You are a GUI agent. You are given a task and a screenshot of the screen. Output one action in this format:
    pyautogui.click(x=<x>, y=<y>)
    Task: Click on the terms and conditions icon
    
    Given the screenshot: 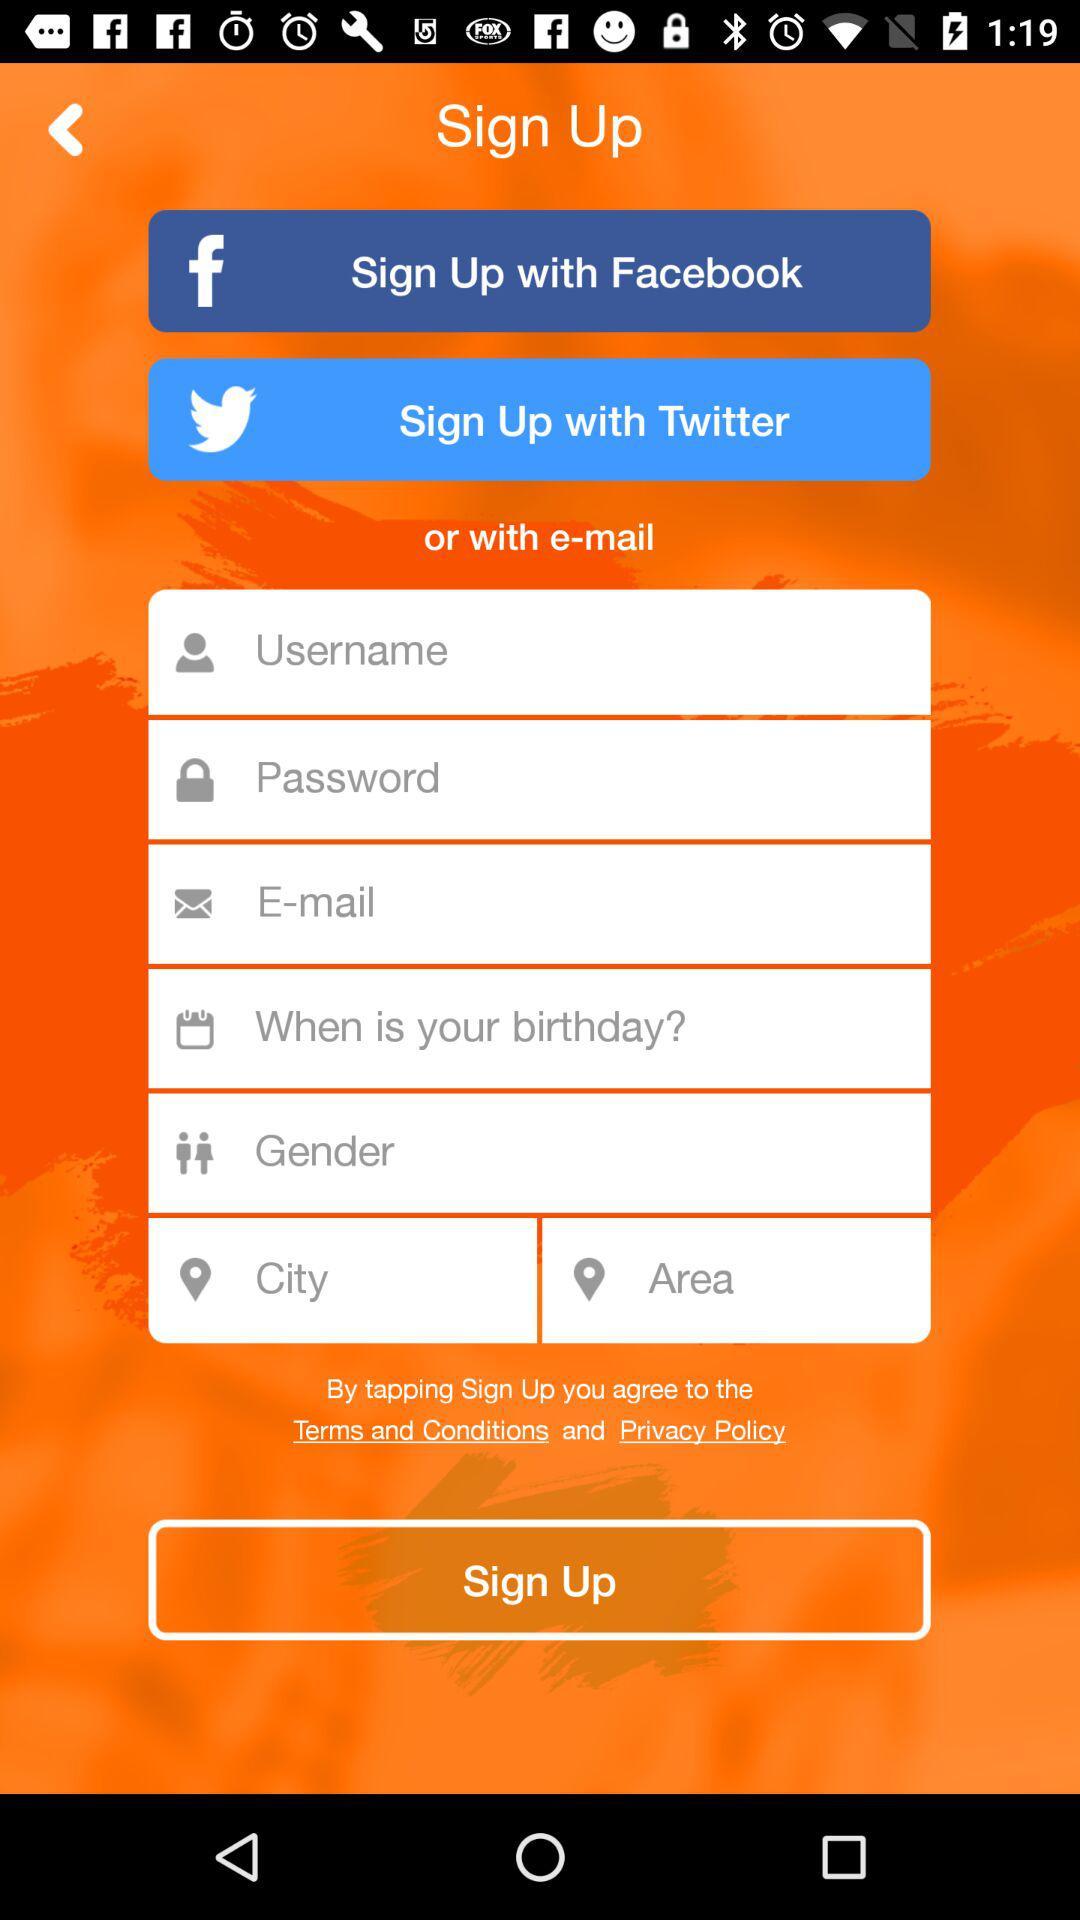 What is the action you would take?
    pyautogui.click(x=420, y=1430)
    